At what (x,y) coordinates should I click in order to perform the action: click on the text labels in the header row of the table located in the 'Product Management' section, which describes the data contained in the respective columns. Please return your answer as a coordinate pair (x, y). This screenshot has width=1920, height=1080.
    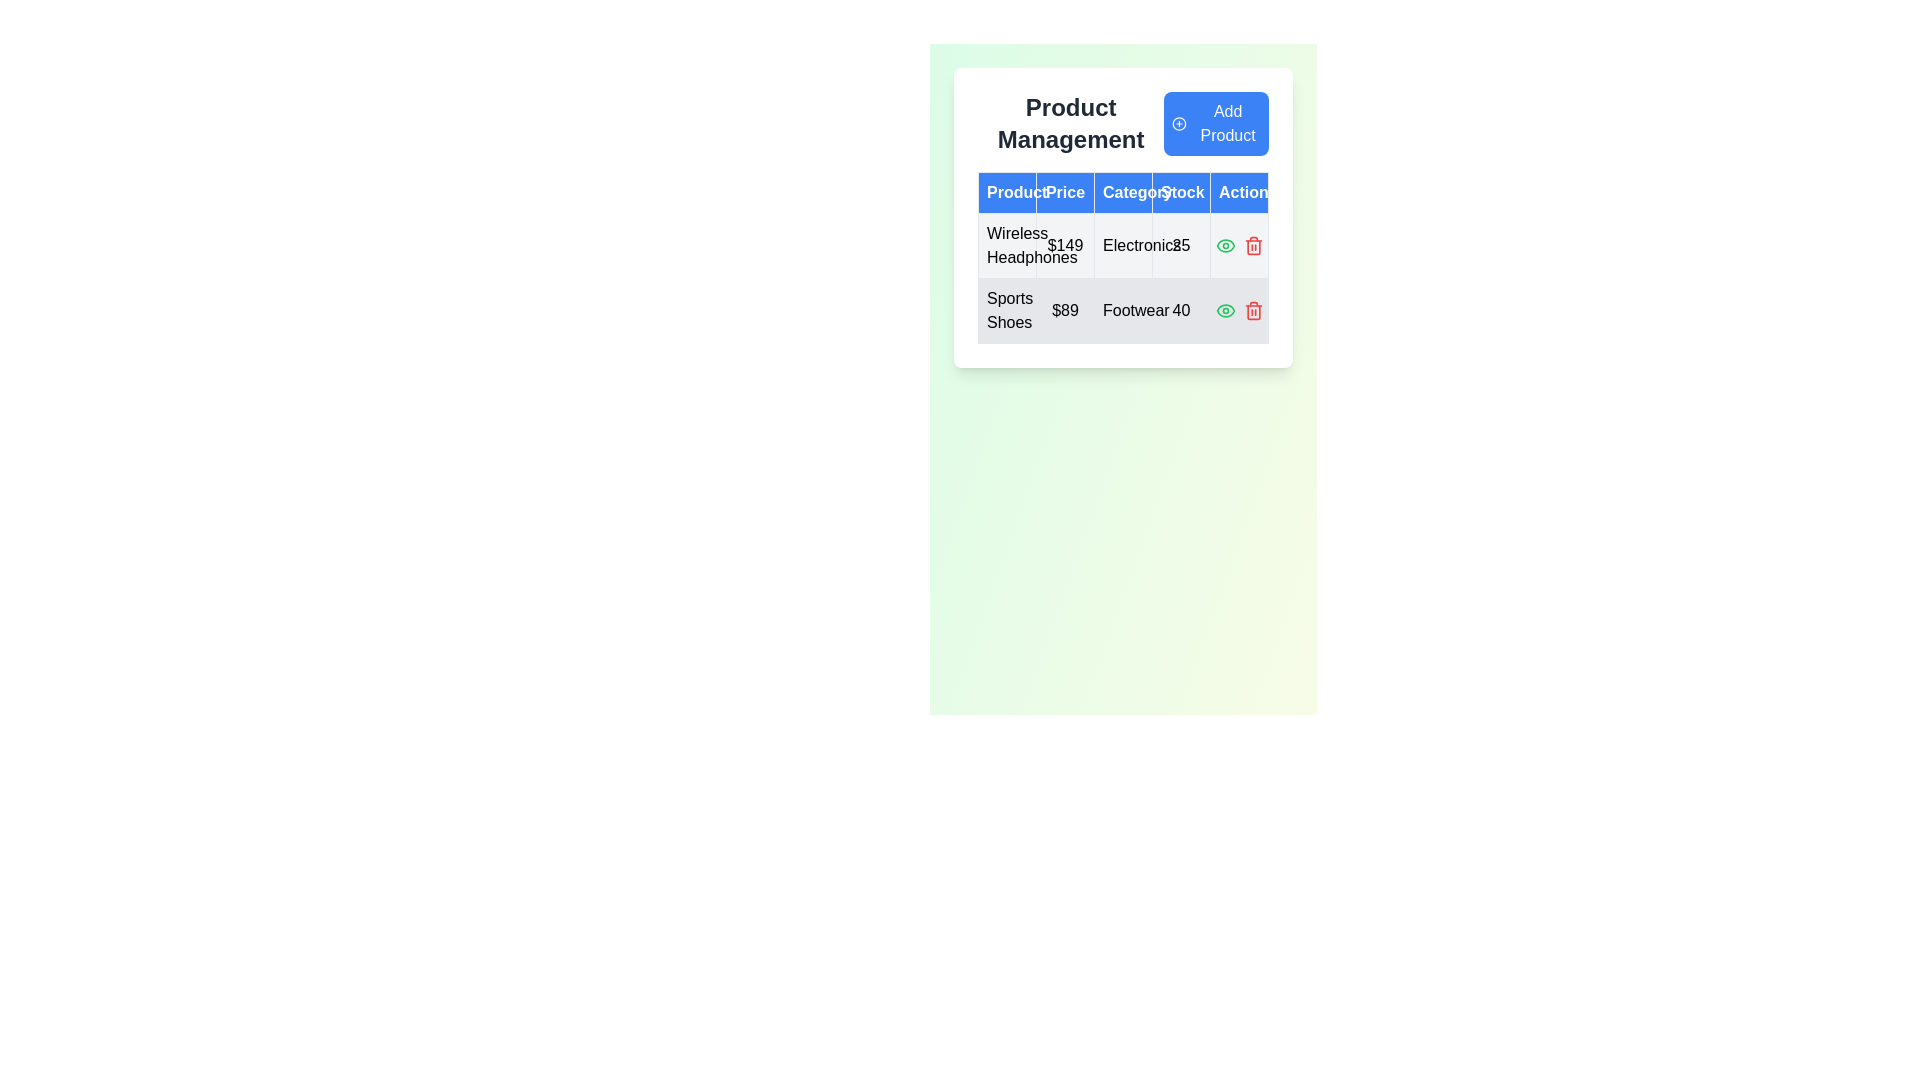
    Looking at the image, I should click on (1123, 192).